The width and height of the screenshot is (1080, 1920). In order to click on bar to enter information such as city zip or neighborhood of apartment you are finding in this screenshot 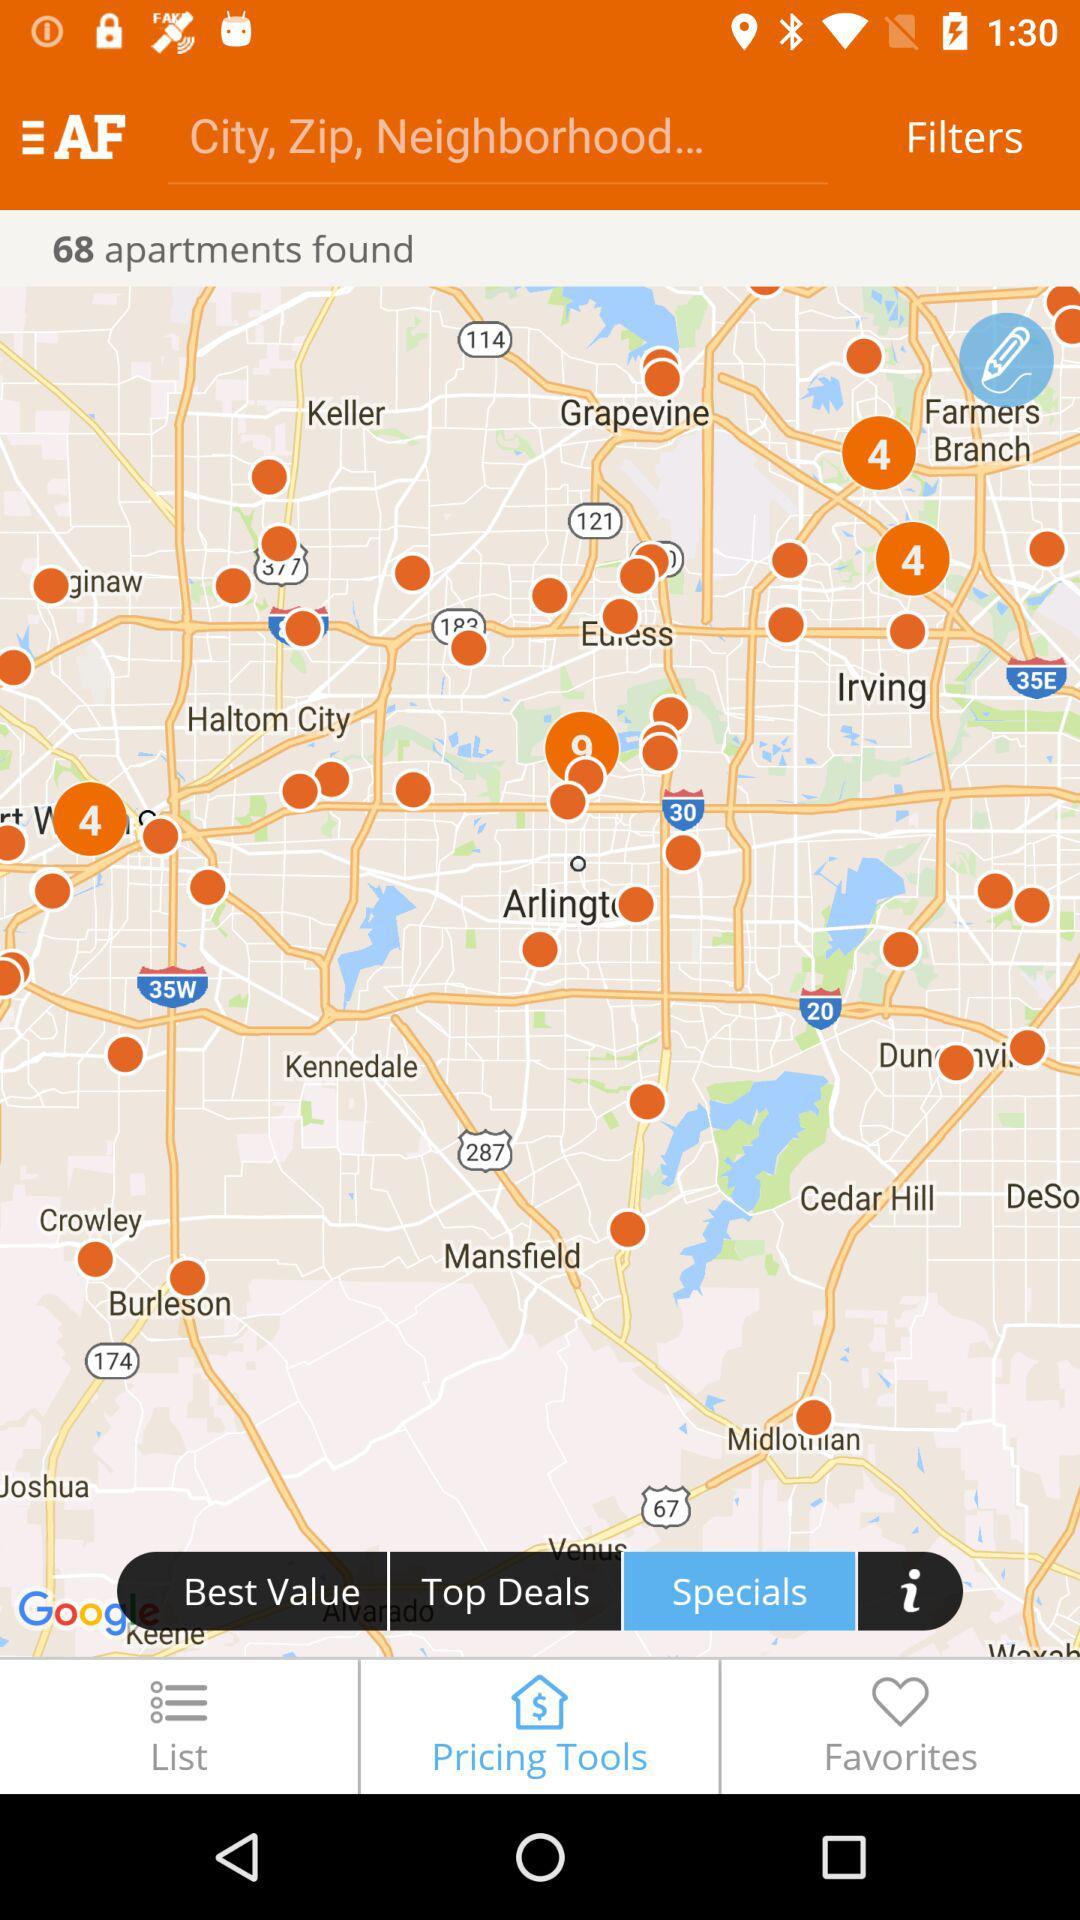, I will do `click(496, 133)`.